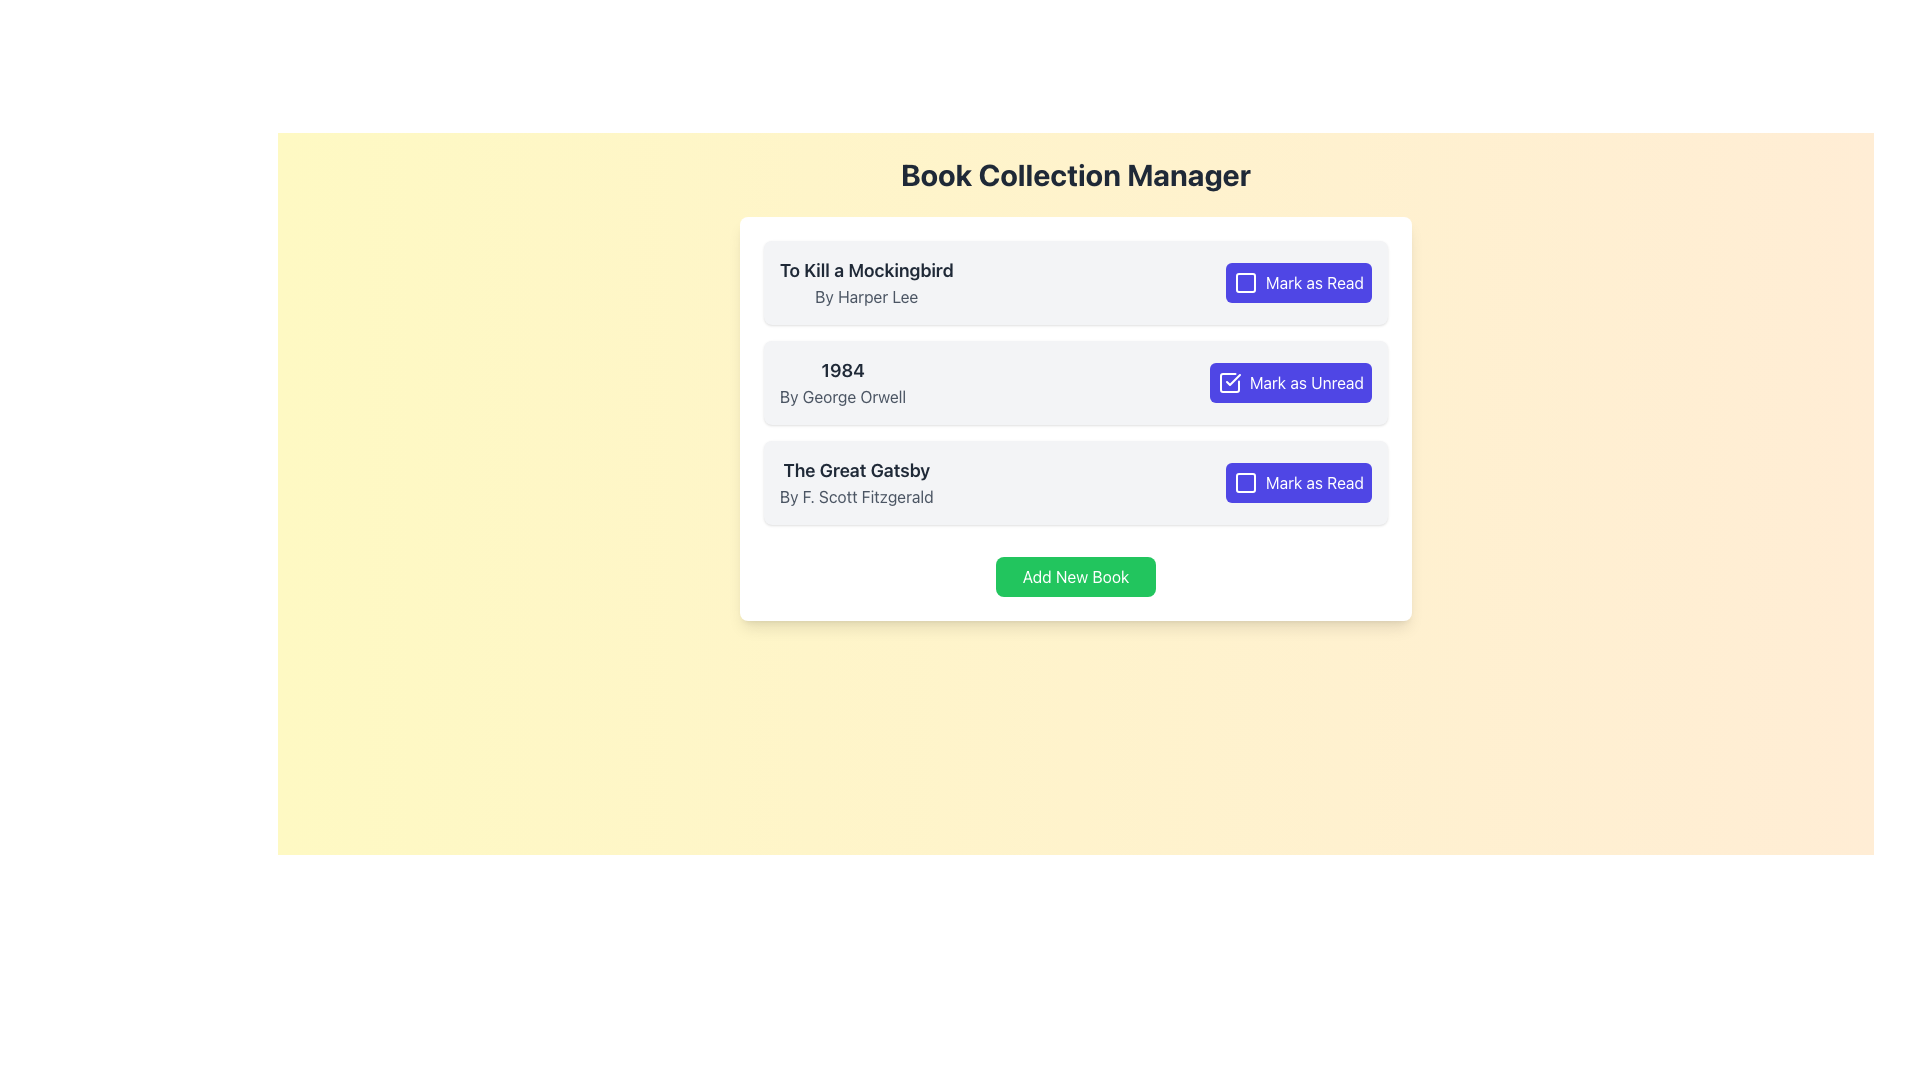  Describe the element at coordinates (1244, 482) in the screenshot. I see `the SVG graphical element within the 'Mark as Read' button for the book titled 'The Great Gatsby', which is the third entry in the list of books` at that location.